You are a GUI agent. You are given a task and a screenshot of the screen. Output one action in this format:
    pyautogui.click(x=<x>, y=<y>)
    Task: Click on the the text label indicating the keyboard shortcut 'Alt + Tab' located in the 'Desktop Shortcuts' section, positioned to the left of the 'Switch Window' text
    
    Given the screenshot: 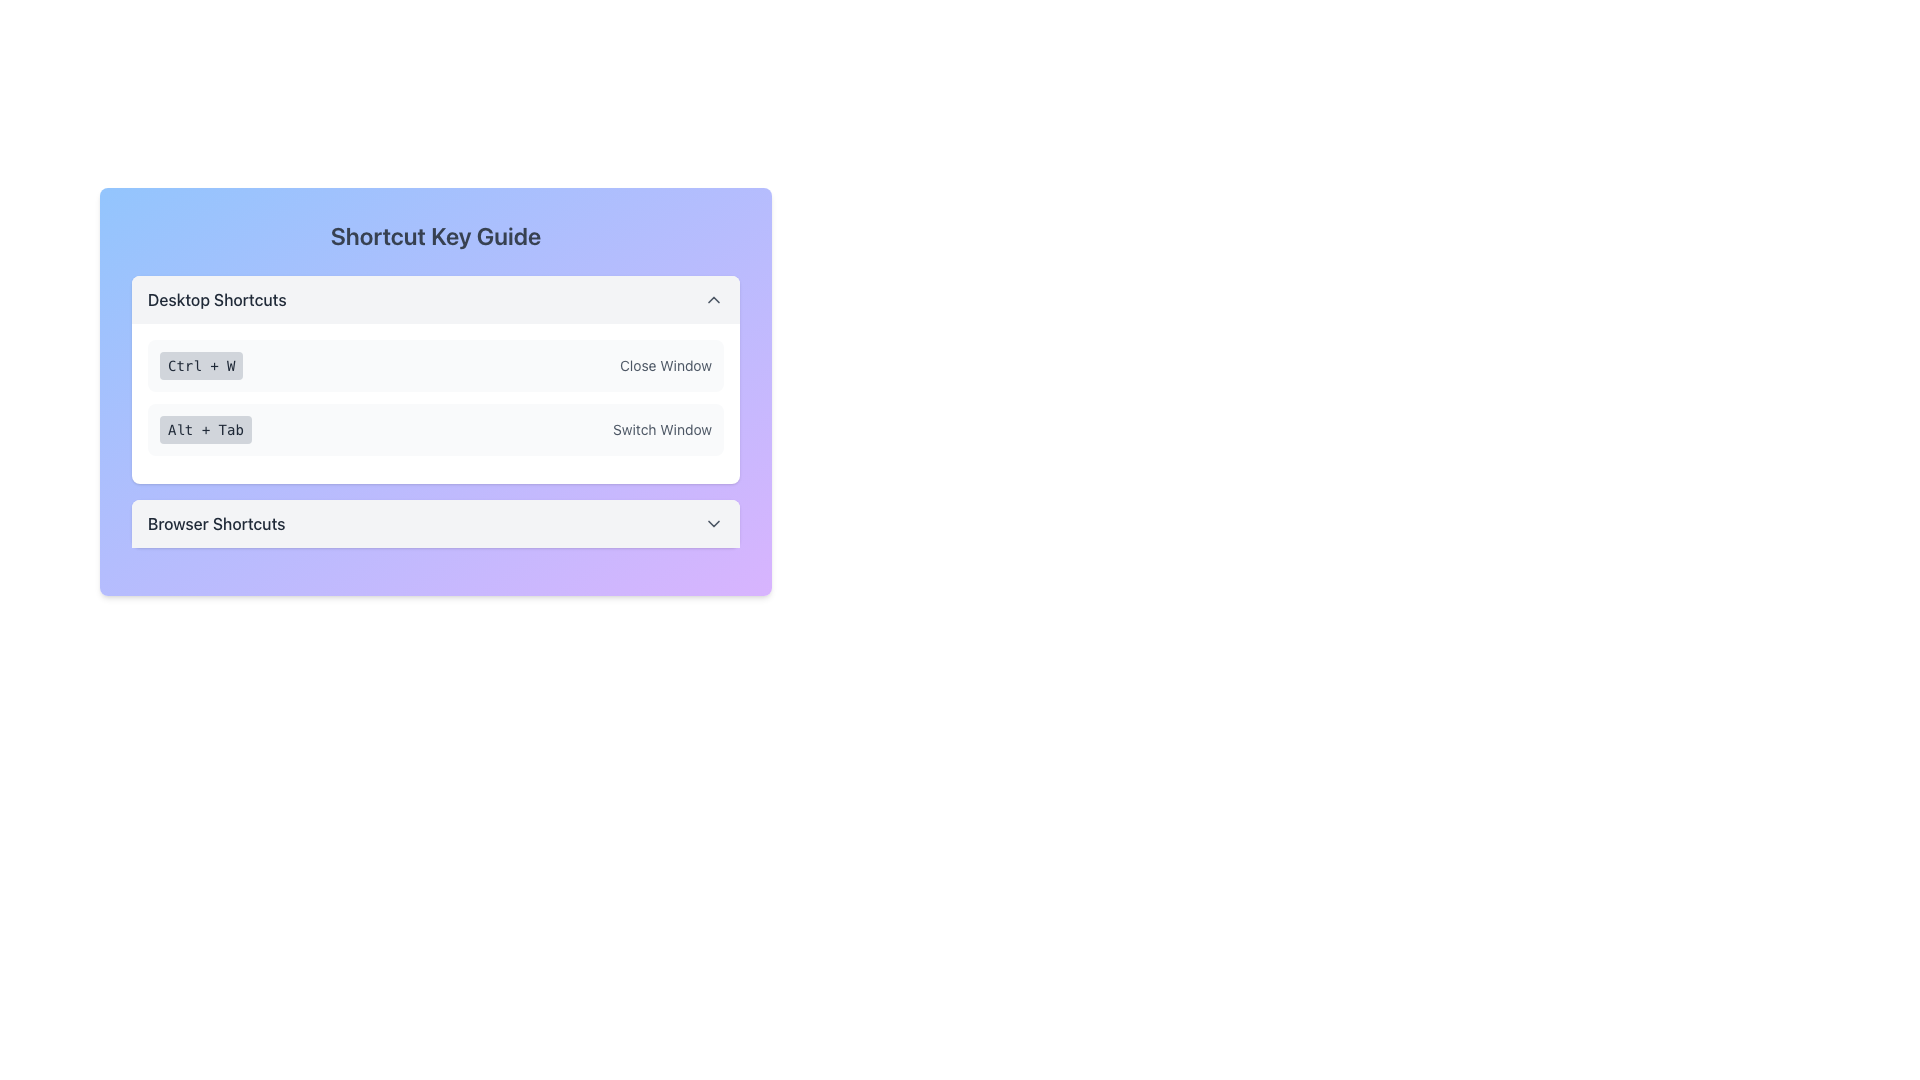 What is the action you would take?
    pyautogui.click(x=206, y=428)
    